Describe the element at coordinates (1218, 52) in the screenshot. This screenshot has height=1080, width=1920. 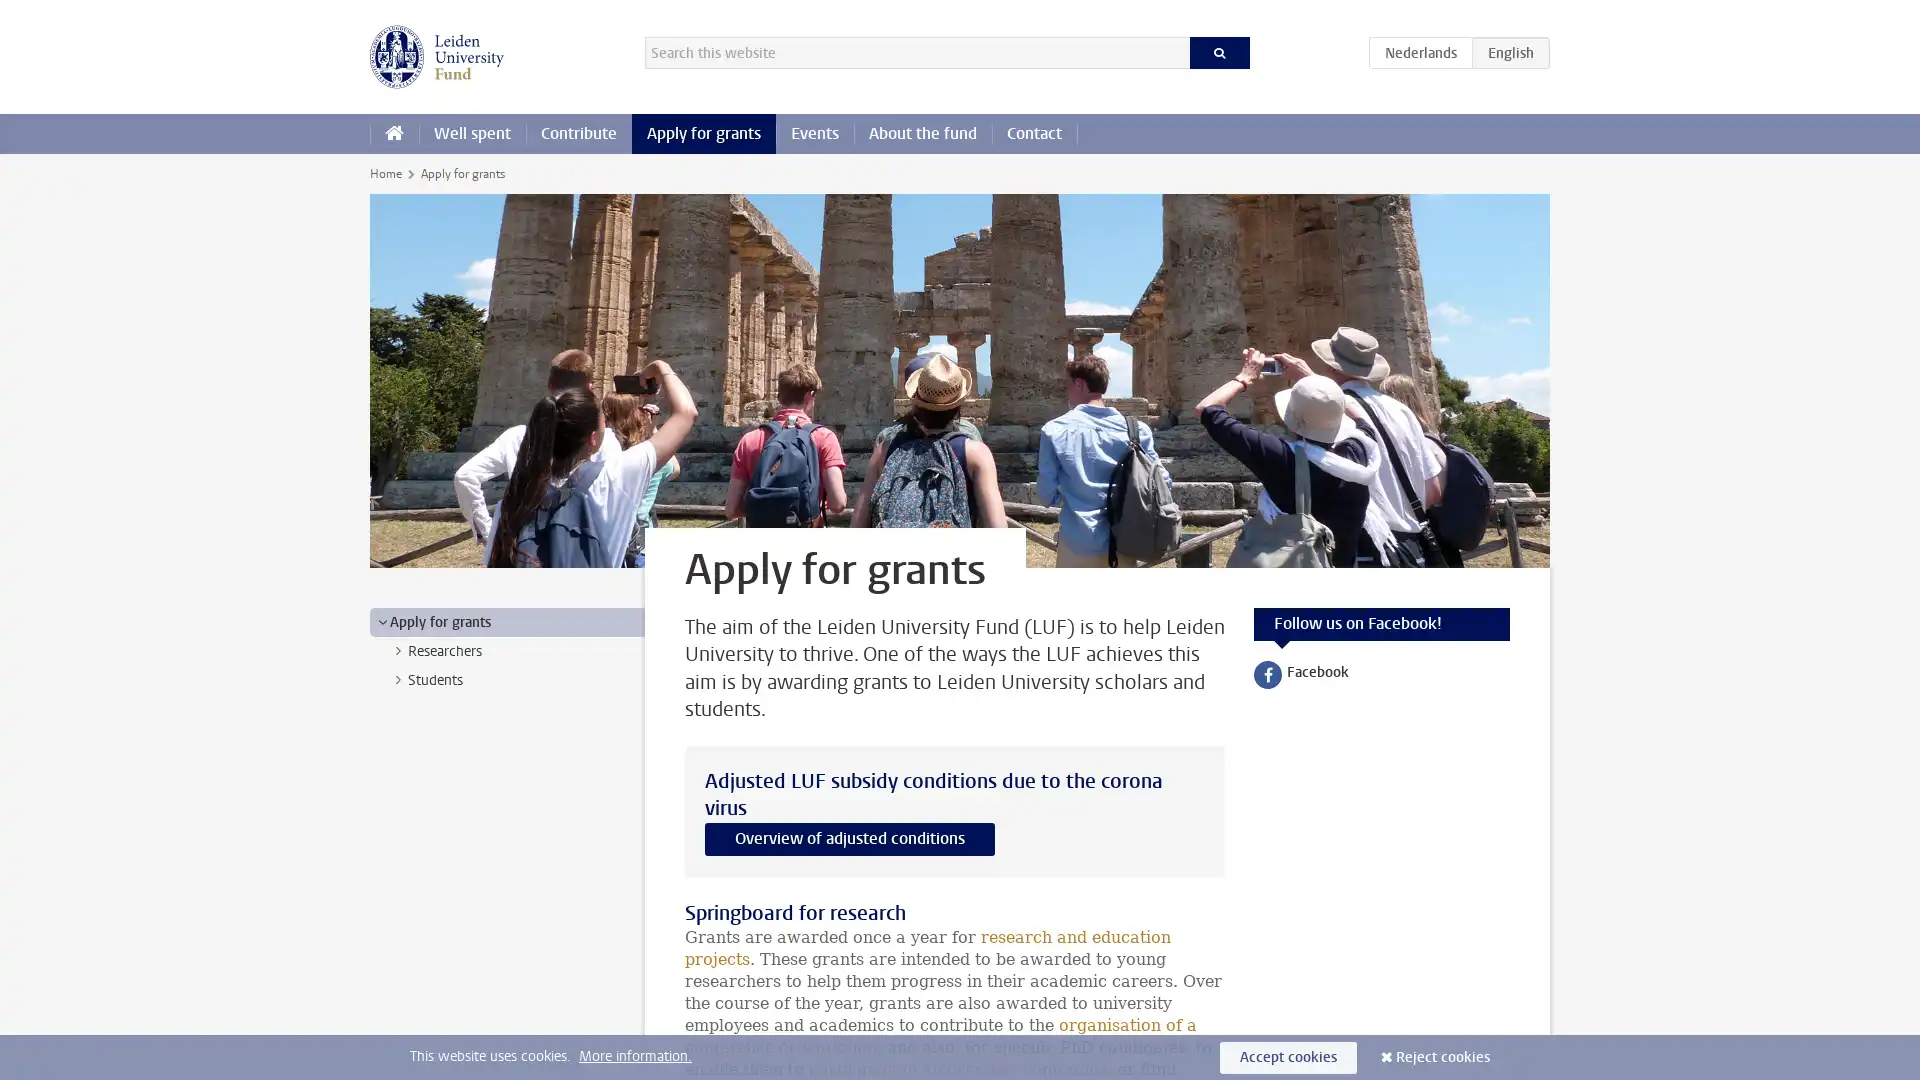
I see `Search` at that location.